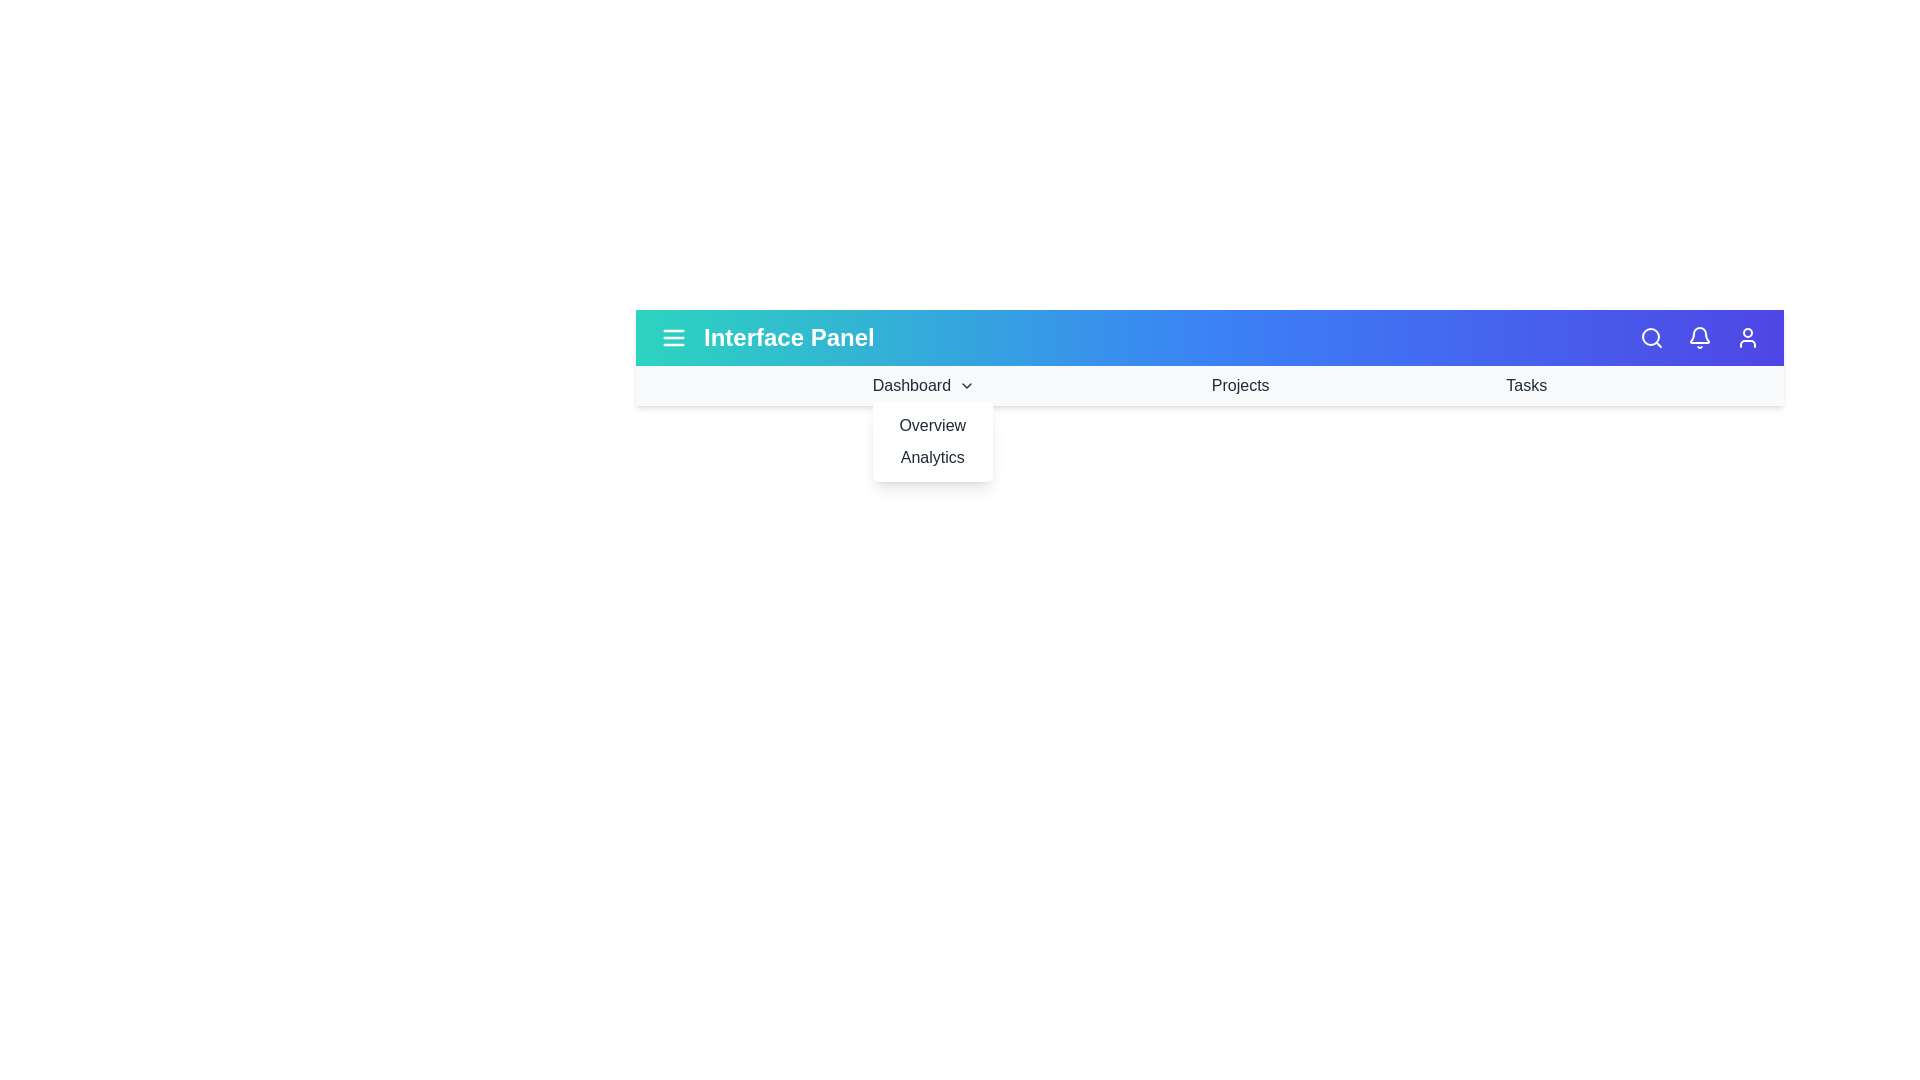  Describe the element at coordinates (1239, 385) in the screenshot. I see `the 'Projects' menu item in the navigation bar` at that location.